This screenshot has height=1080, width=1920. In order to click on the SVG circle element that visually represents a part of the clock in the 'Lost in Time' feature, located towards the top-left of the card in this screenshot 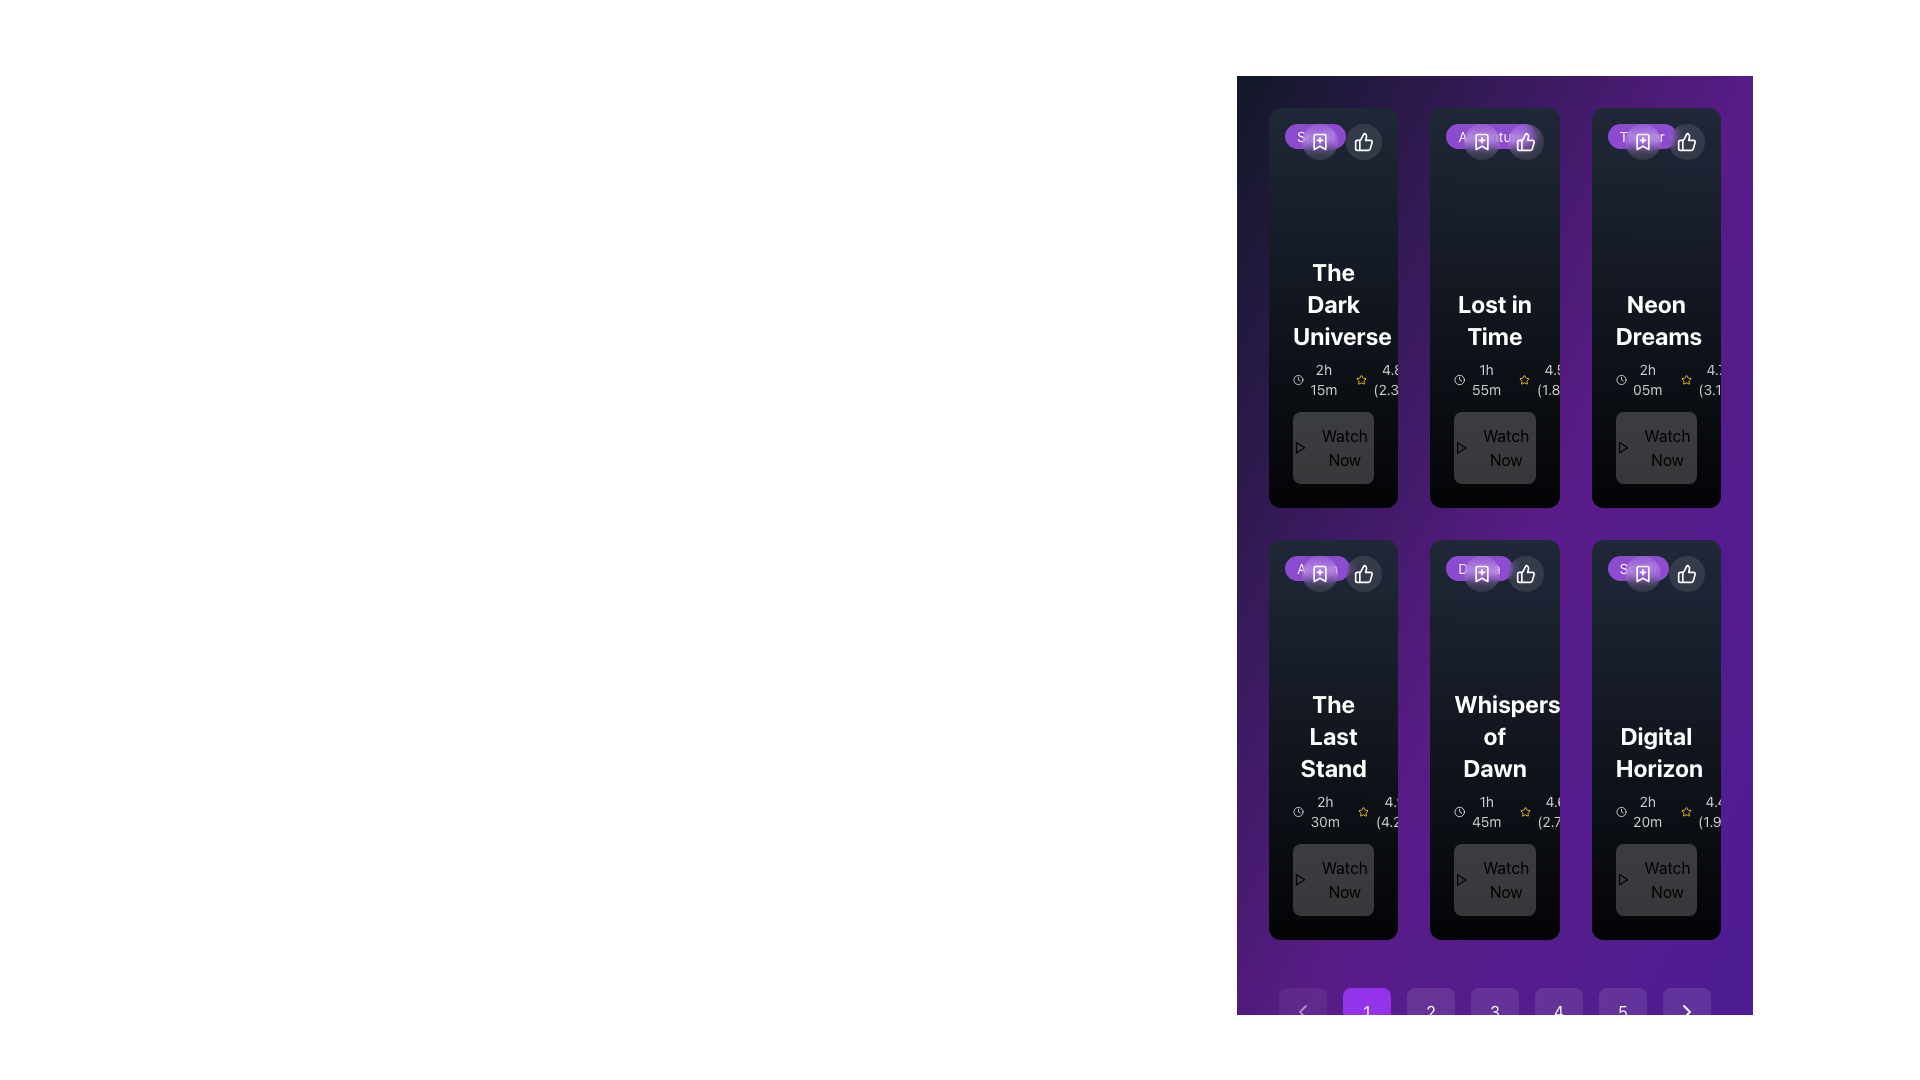, I will do `click(1459, 380)`.